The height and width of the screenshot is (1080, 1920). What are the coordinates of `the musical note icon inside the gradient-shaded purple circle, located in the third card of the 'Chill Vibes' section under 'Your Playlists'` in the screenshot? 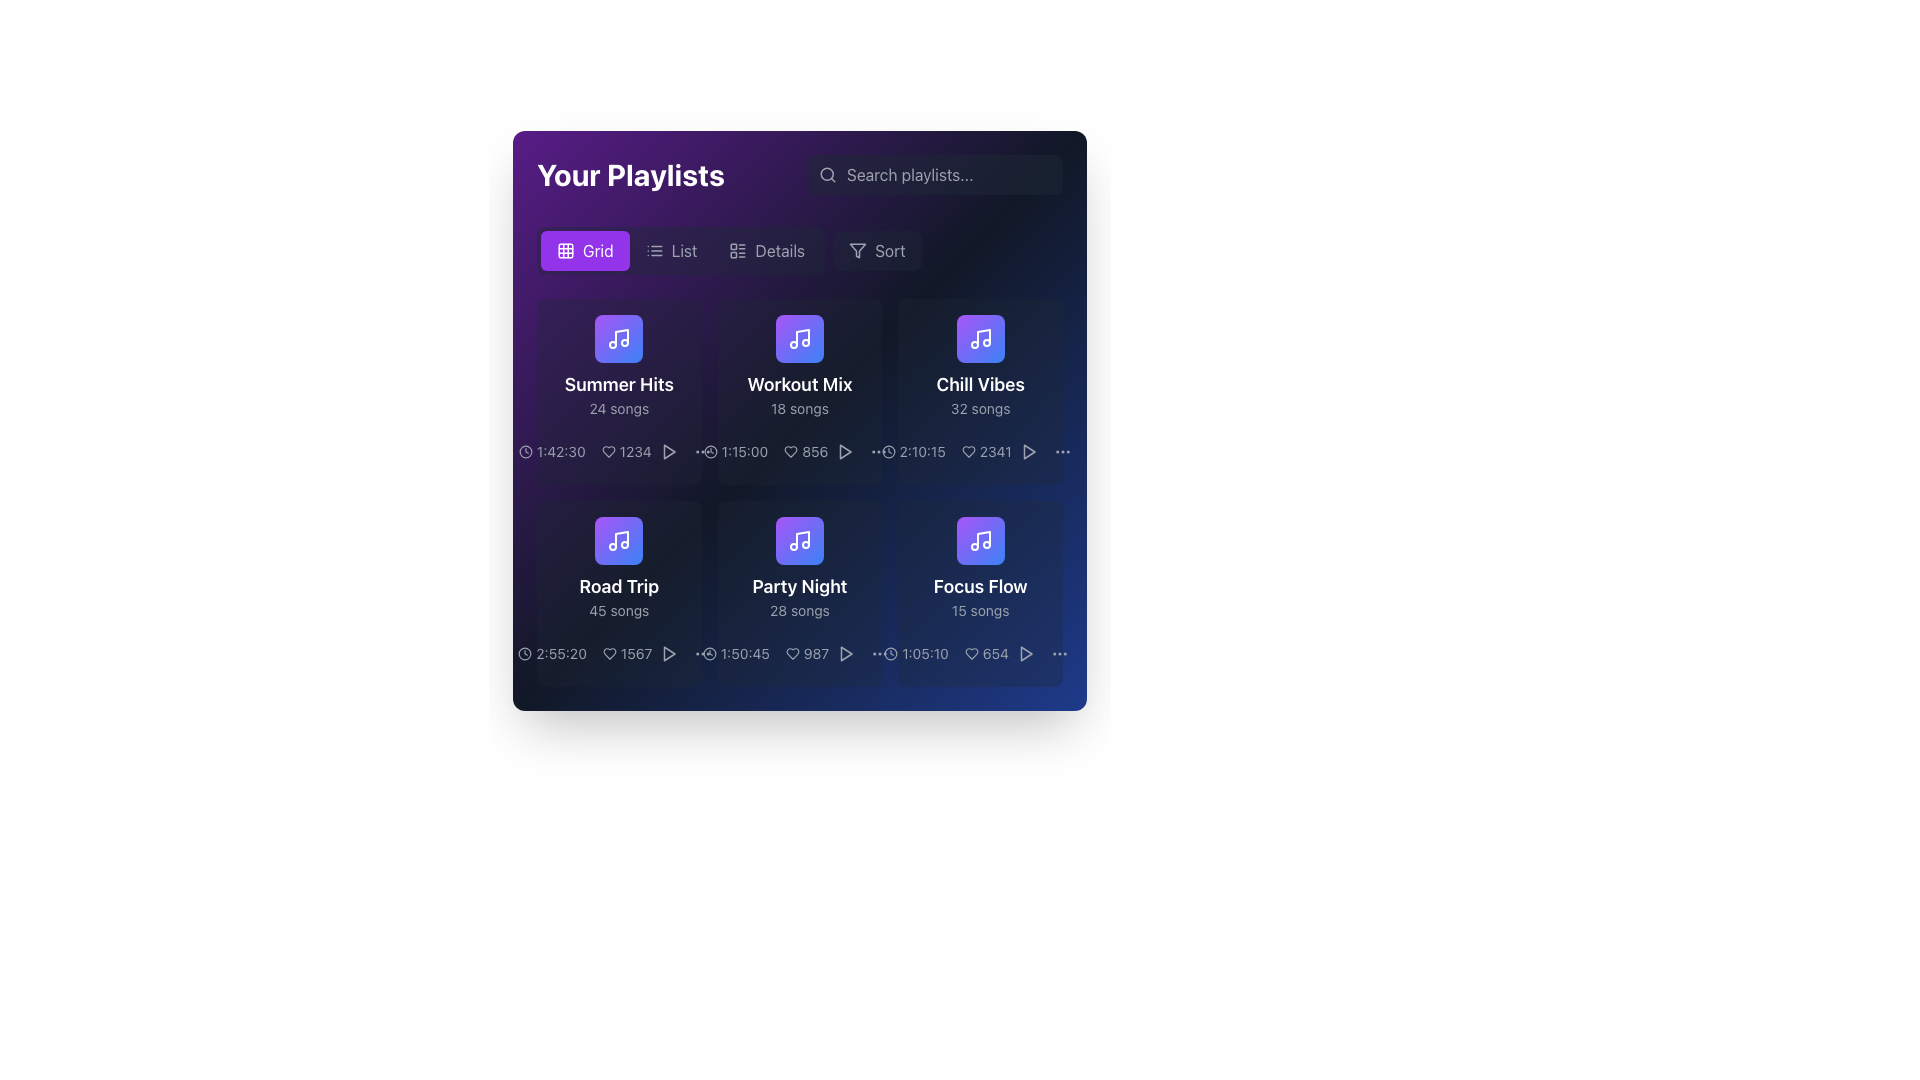 It's located at (980, 338).